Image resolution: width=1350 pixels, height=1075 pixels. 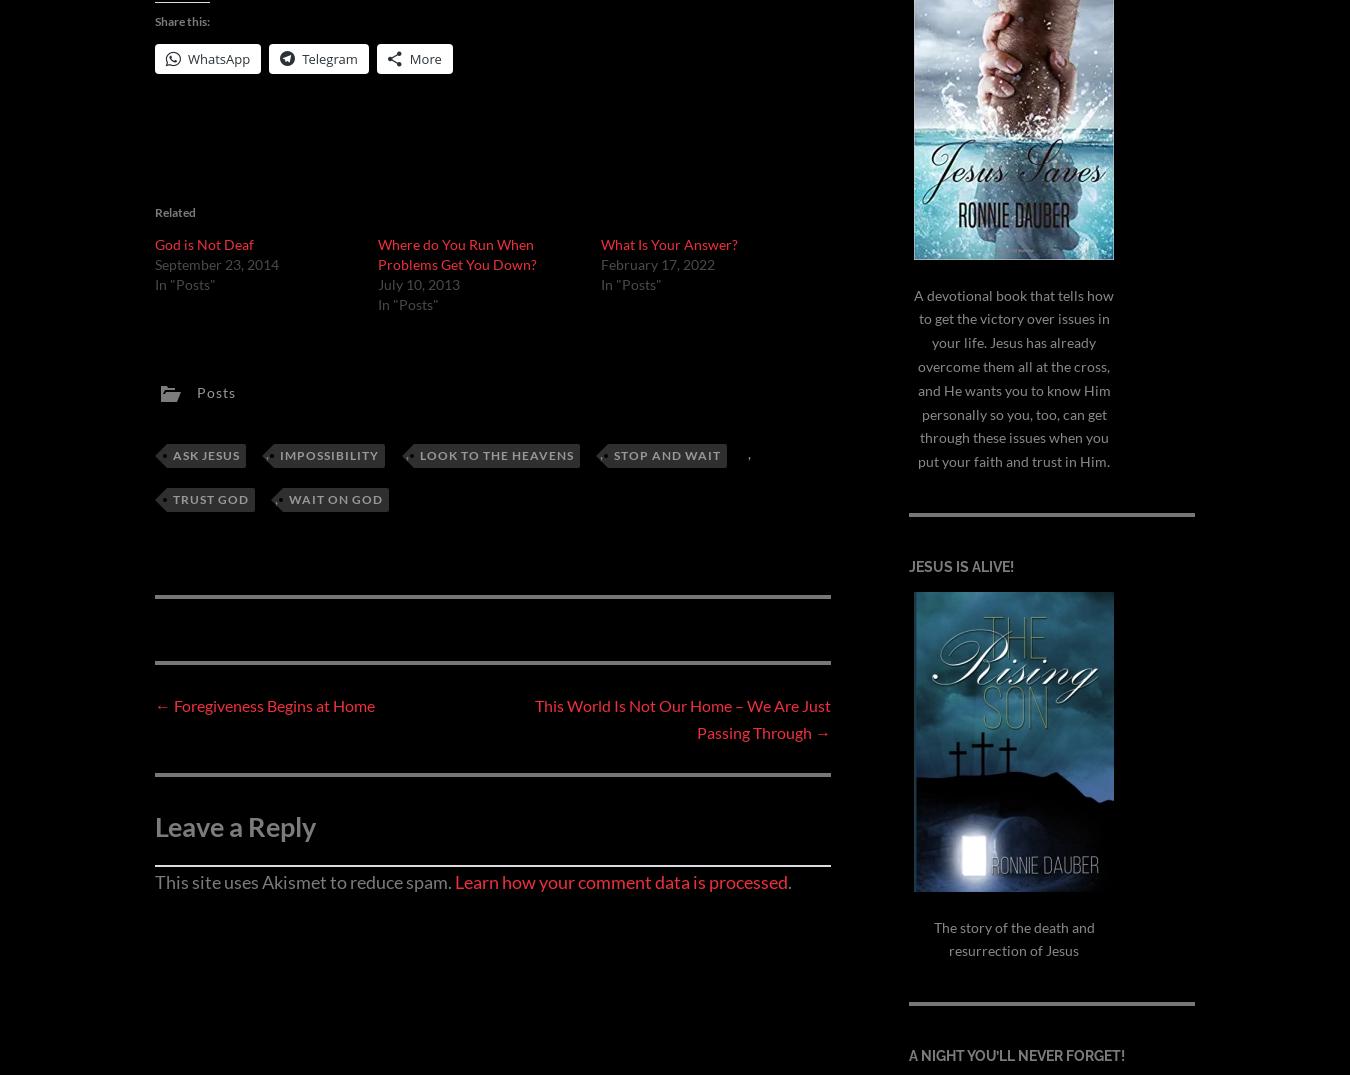 I want to click on 'Posts', so click(x=216, y=390).